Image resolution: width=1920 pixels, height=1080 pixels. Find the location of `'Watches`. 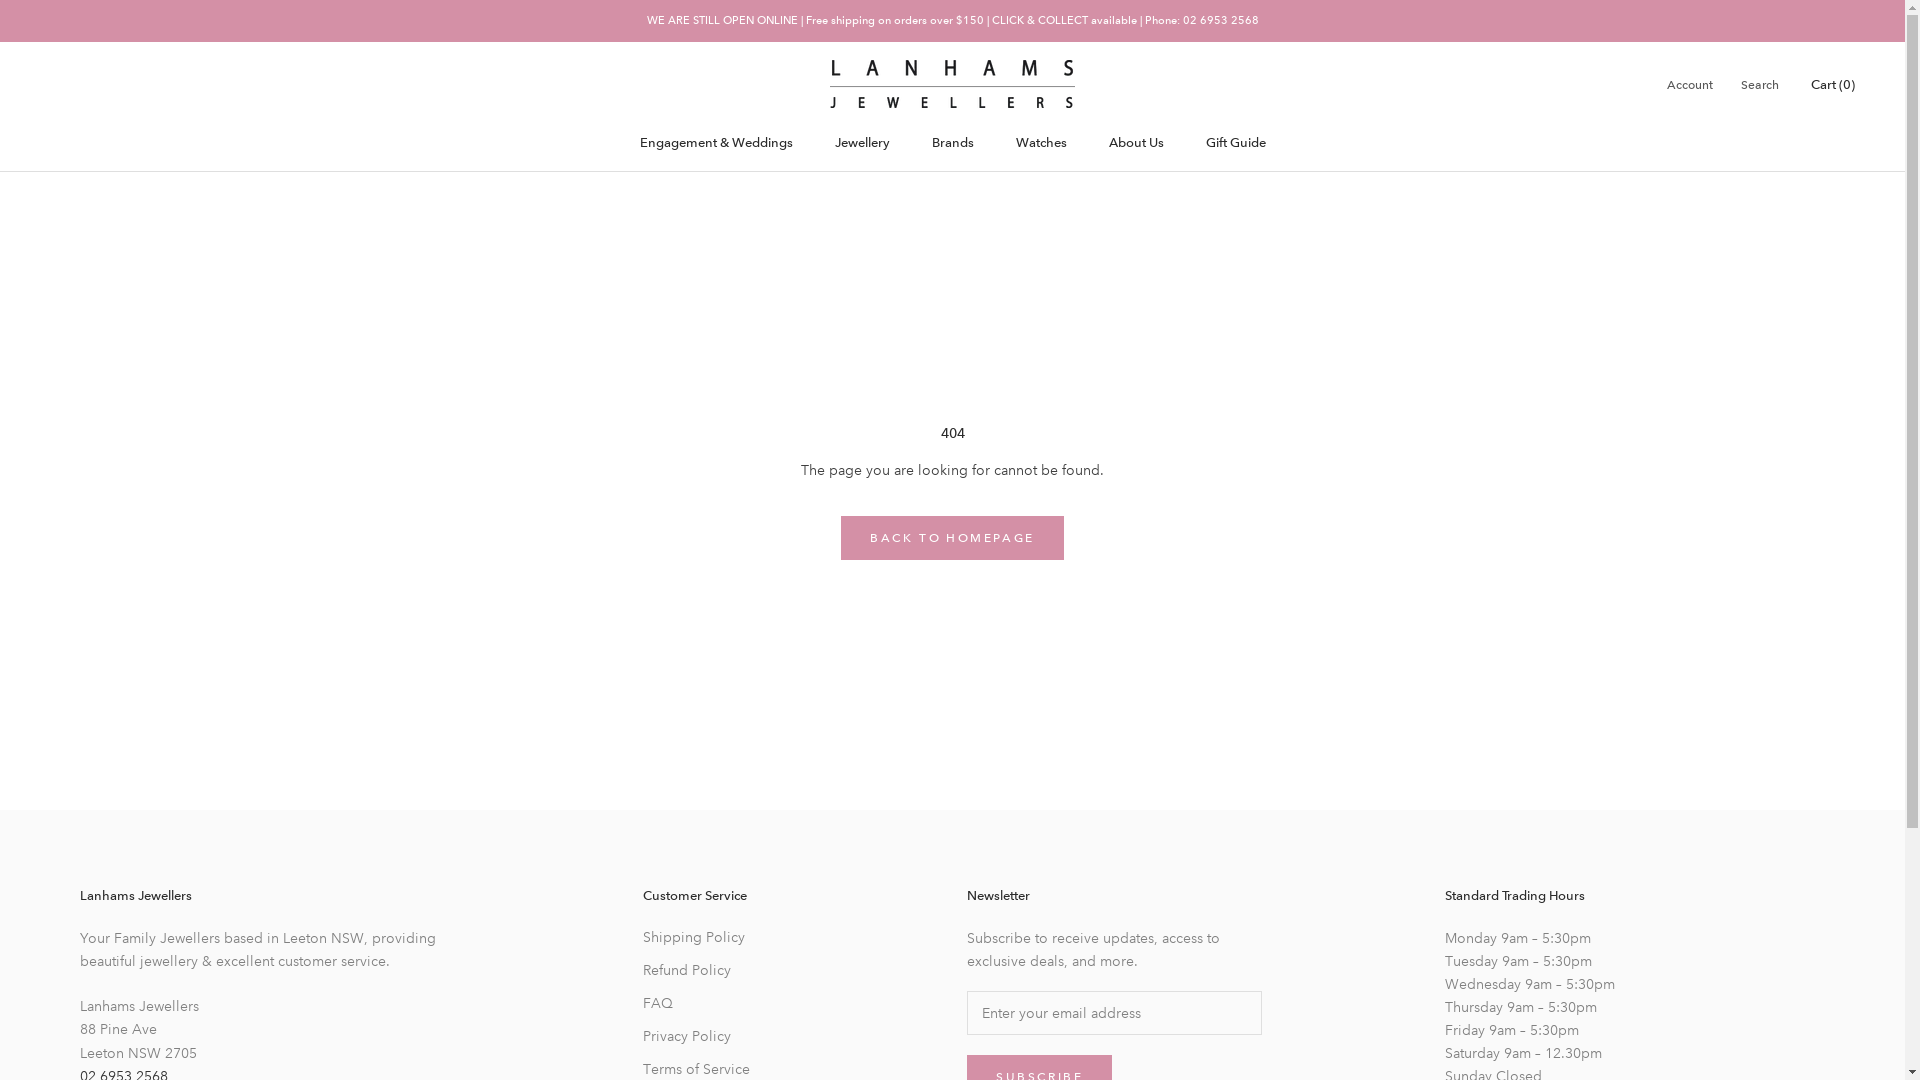

'Watches is located at coordinates (1040, 141).